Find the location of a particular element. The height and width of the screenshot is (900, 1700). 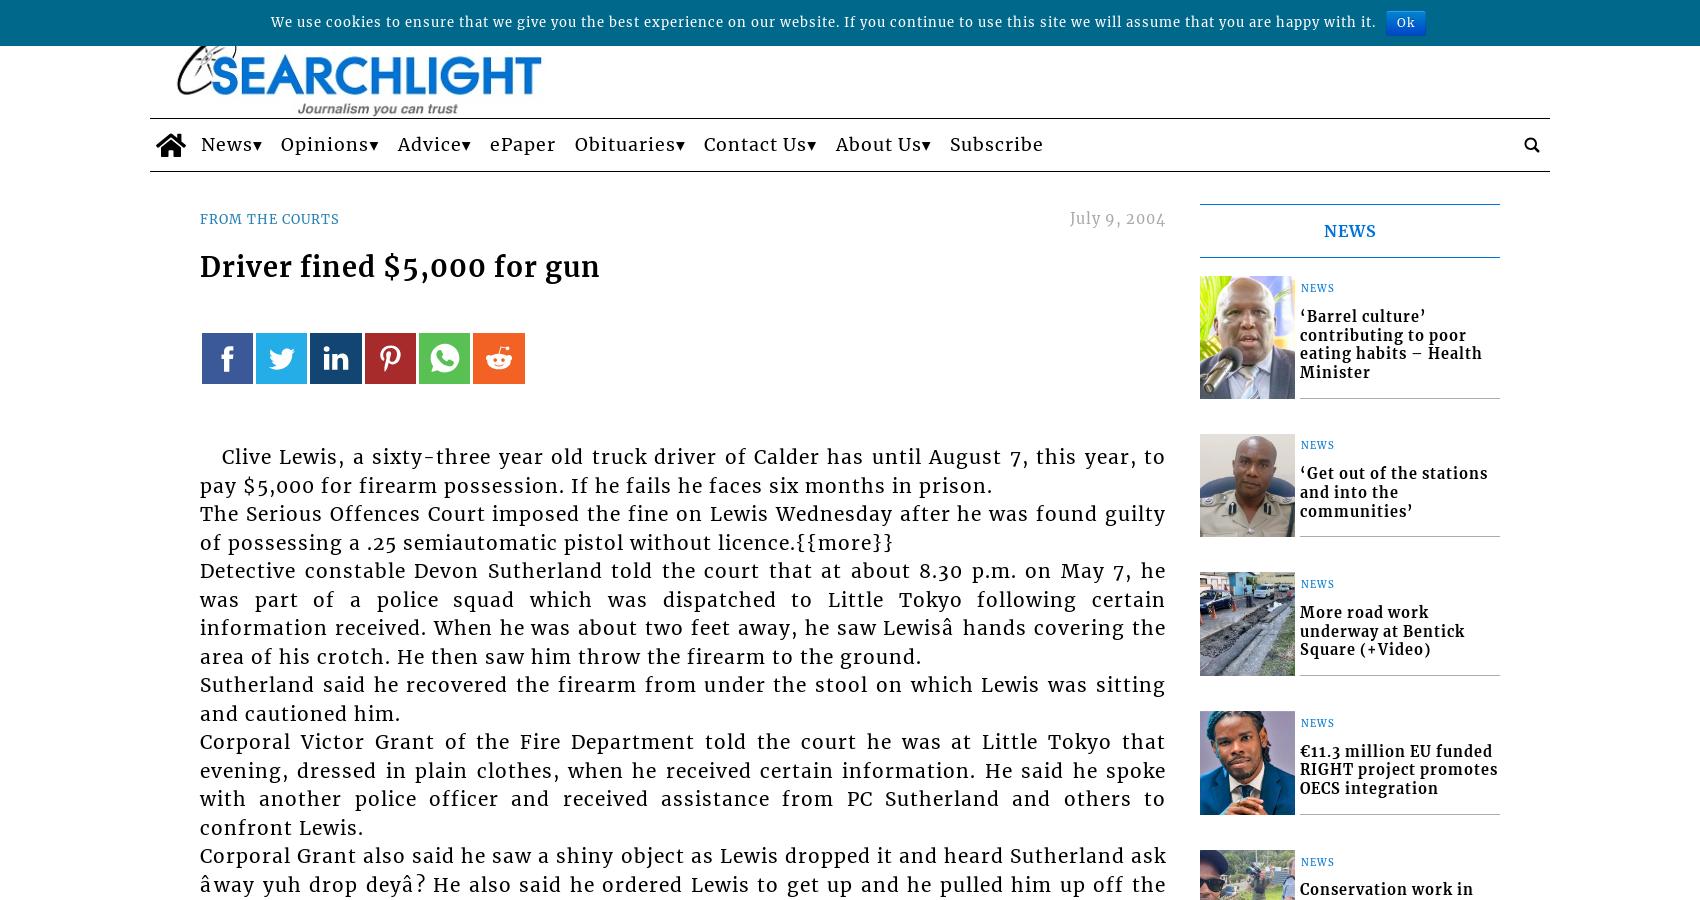

'About Us' is located at coordinates (878, 144).